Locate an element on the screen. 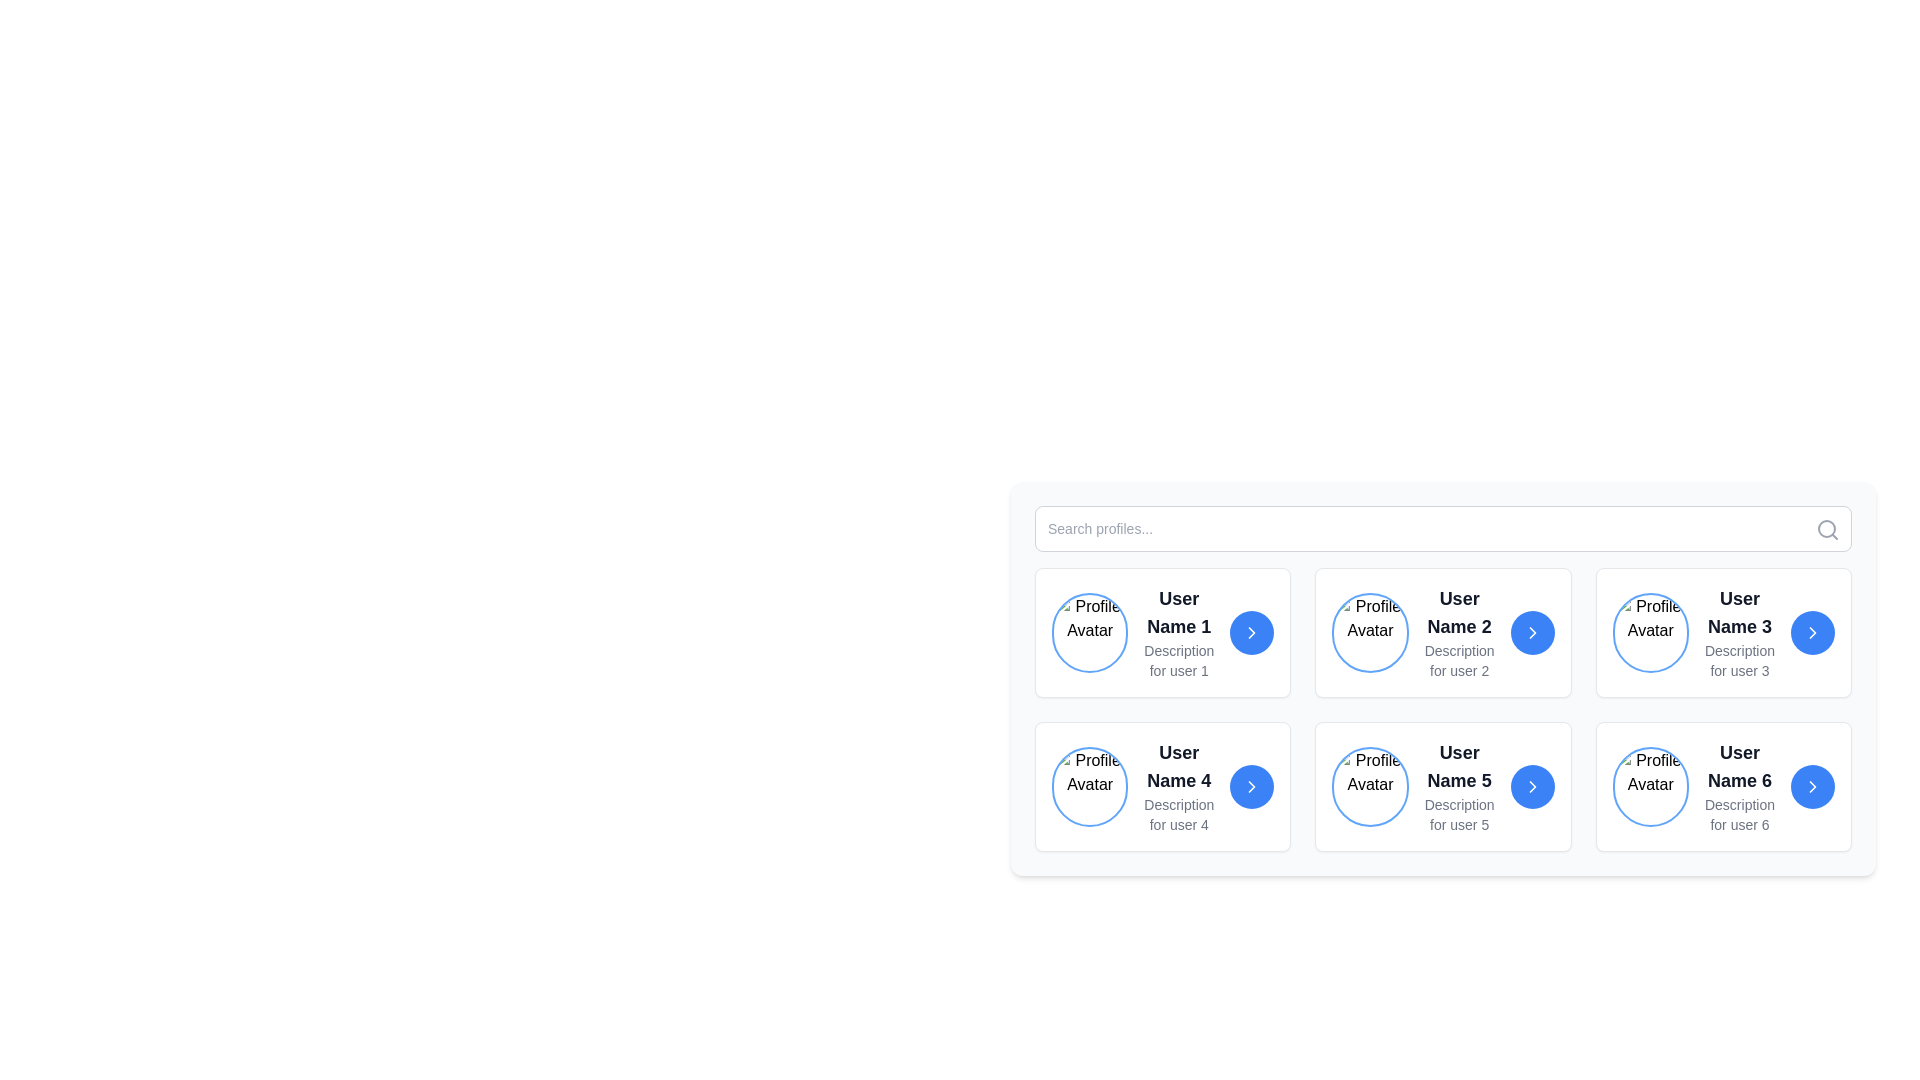 This screenshot has height=1080, width=1920. the search icon located at the top-right corner of the adjacent search input field, which serves to indicate and trigger the search functionality is located at coordinates (1828, 528).